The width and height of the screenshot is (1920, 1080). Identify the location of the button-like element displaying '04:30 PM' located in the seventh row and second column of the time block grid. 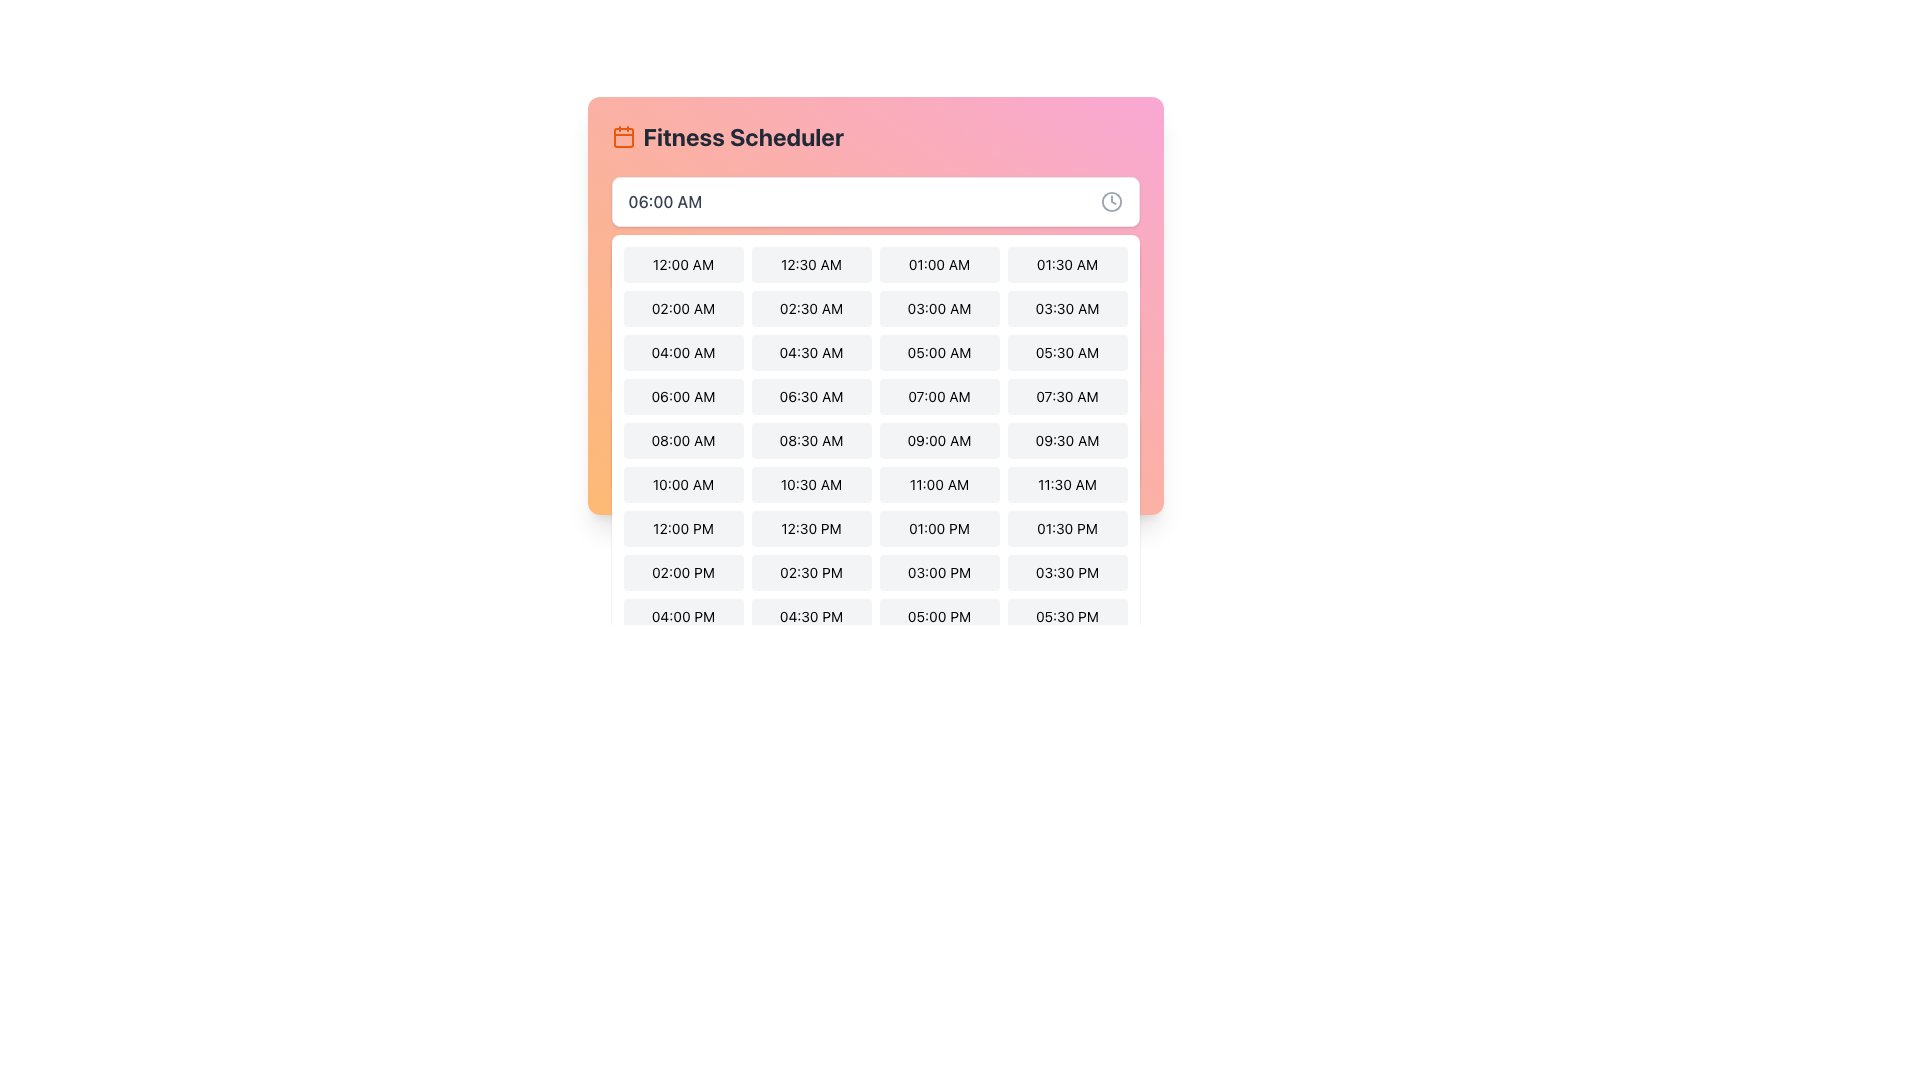
(811, 616).